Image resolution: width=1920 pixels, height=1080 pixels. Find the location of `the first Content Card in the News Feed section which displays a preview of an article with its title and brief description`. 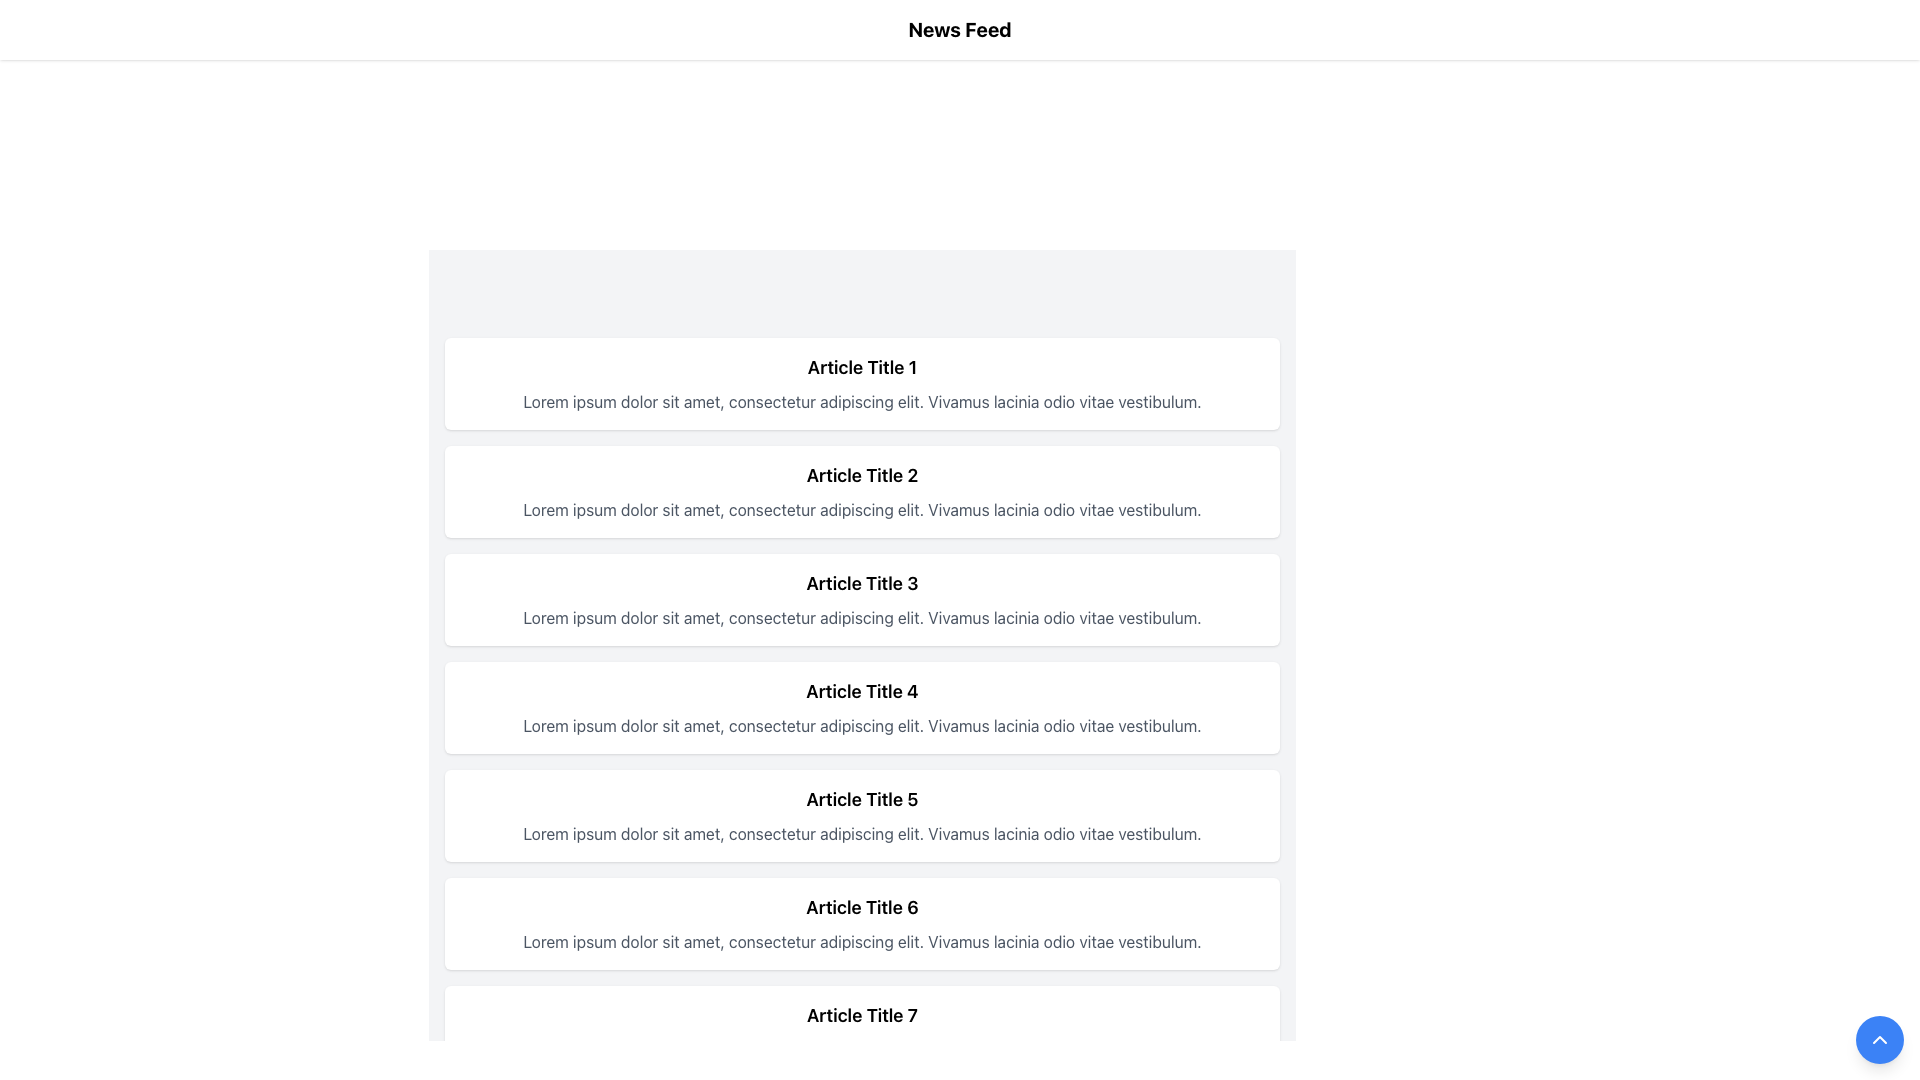

the first Content Card in the News Feed section which displays a preview of an article with its title and brief description is located at coordinates (862, 384).